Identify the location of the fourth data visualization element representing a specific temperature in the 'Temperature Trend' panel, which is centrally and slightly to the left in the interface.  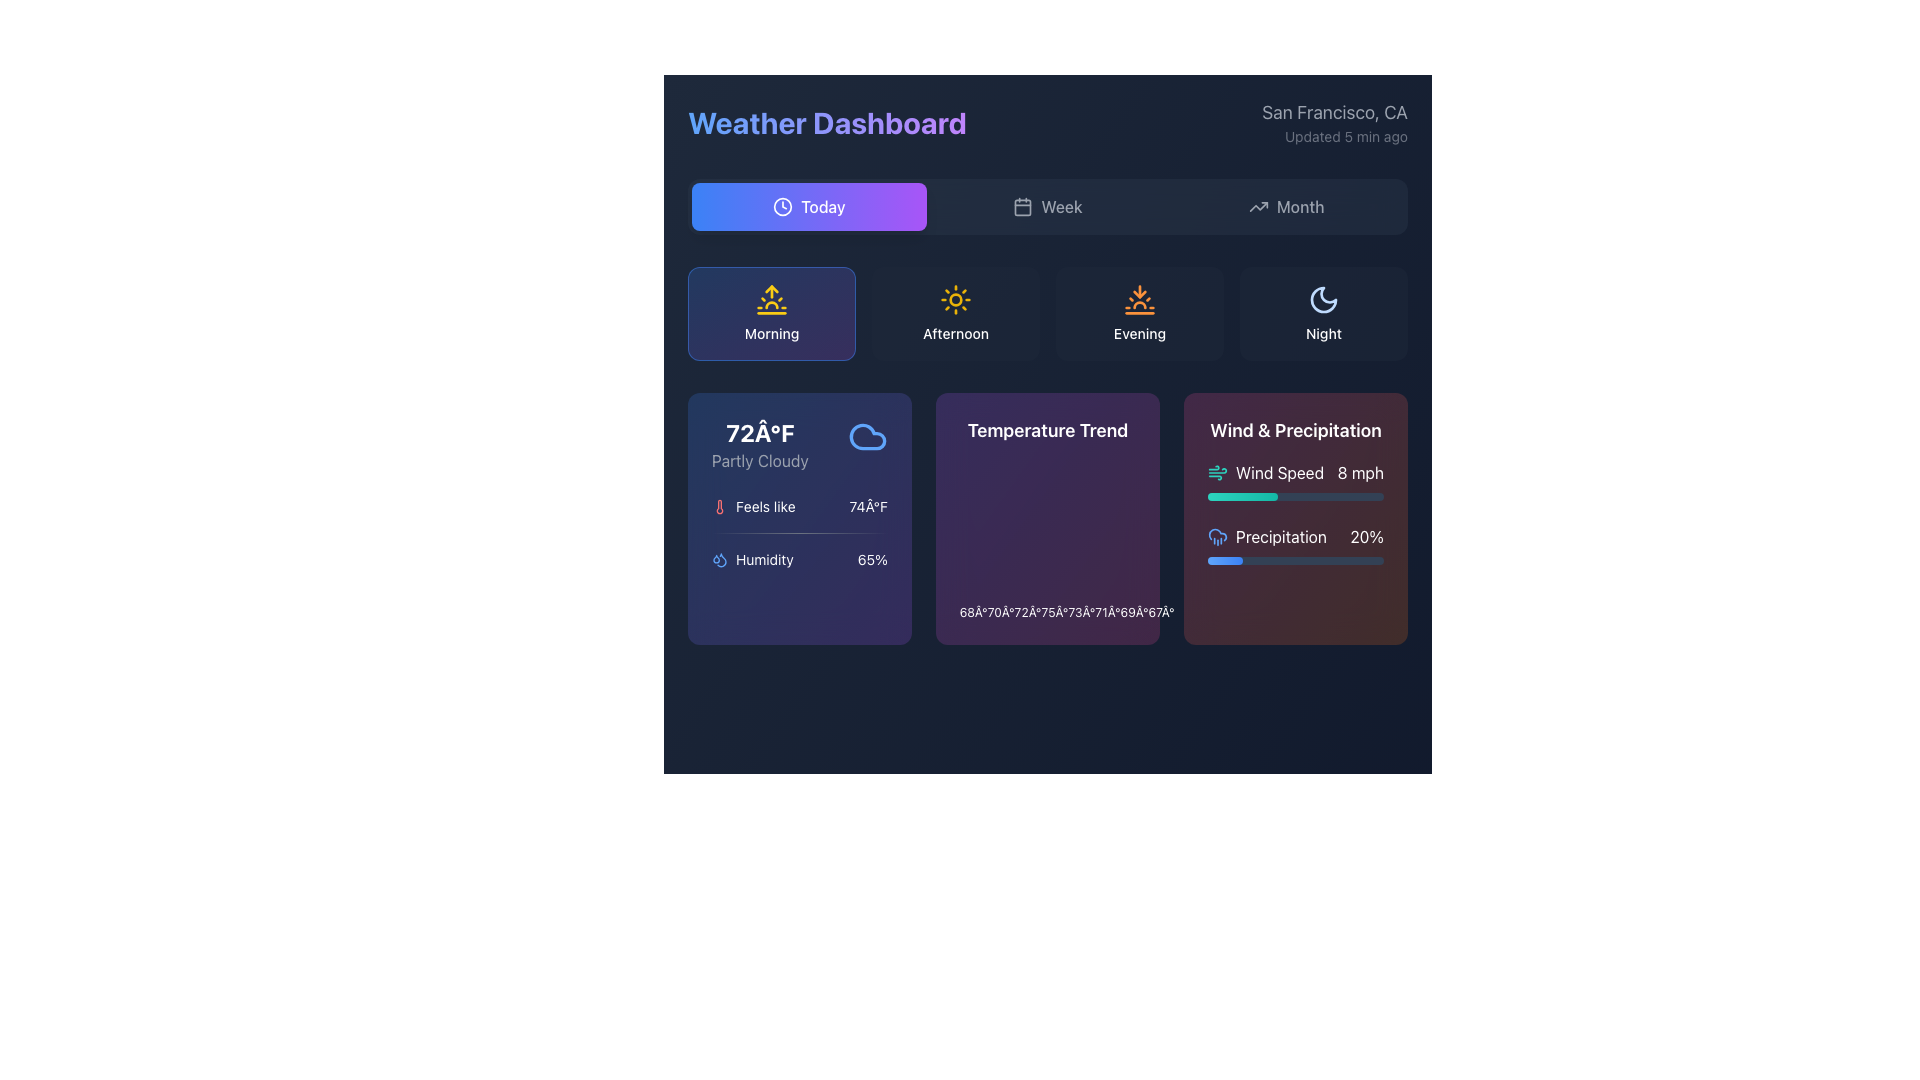
(1054, 608).